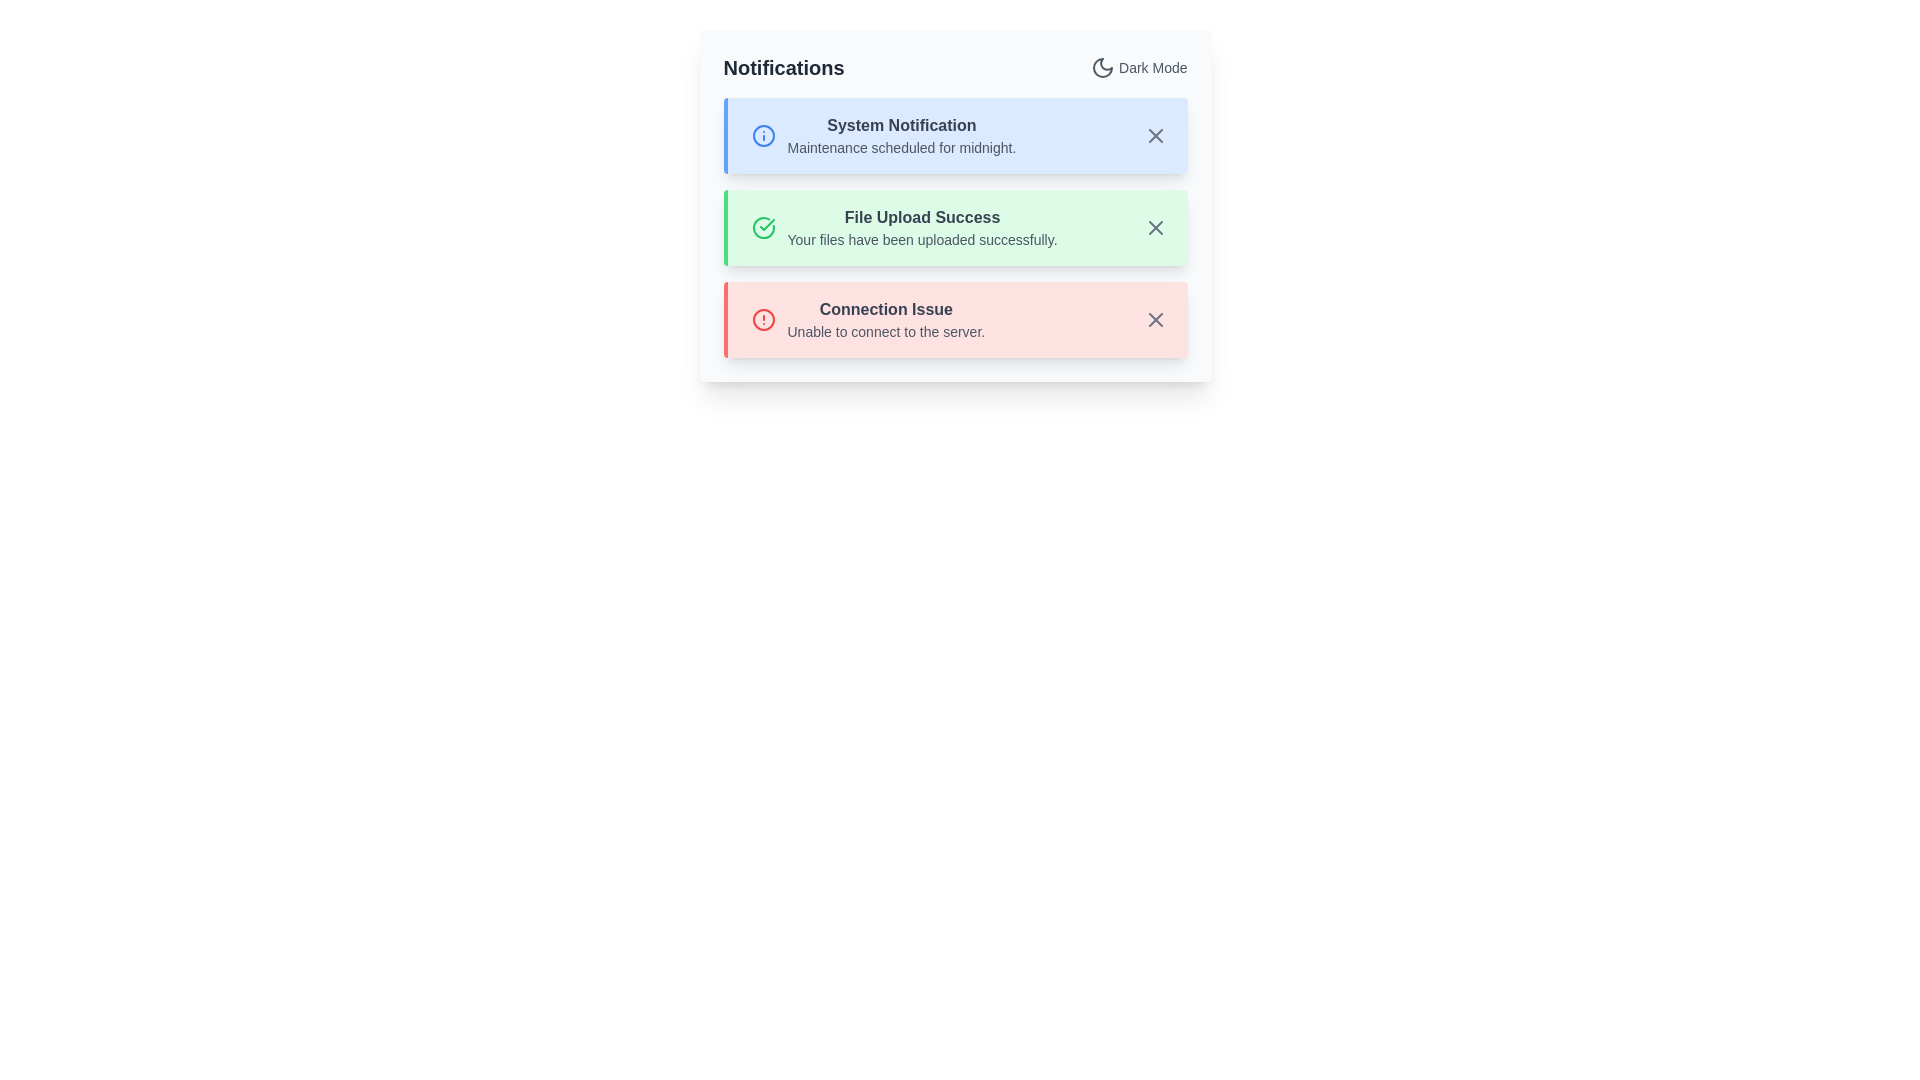  Describe the element at coordinates (1155, 319) in the screenshot. I see `the close button located at the top-right corner of the 'Connection Issue' notification card` at that location.